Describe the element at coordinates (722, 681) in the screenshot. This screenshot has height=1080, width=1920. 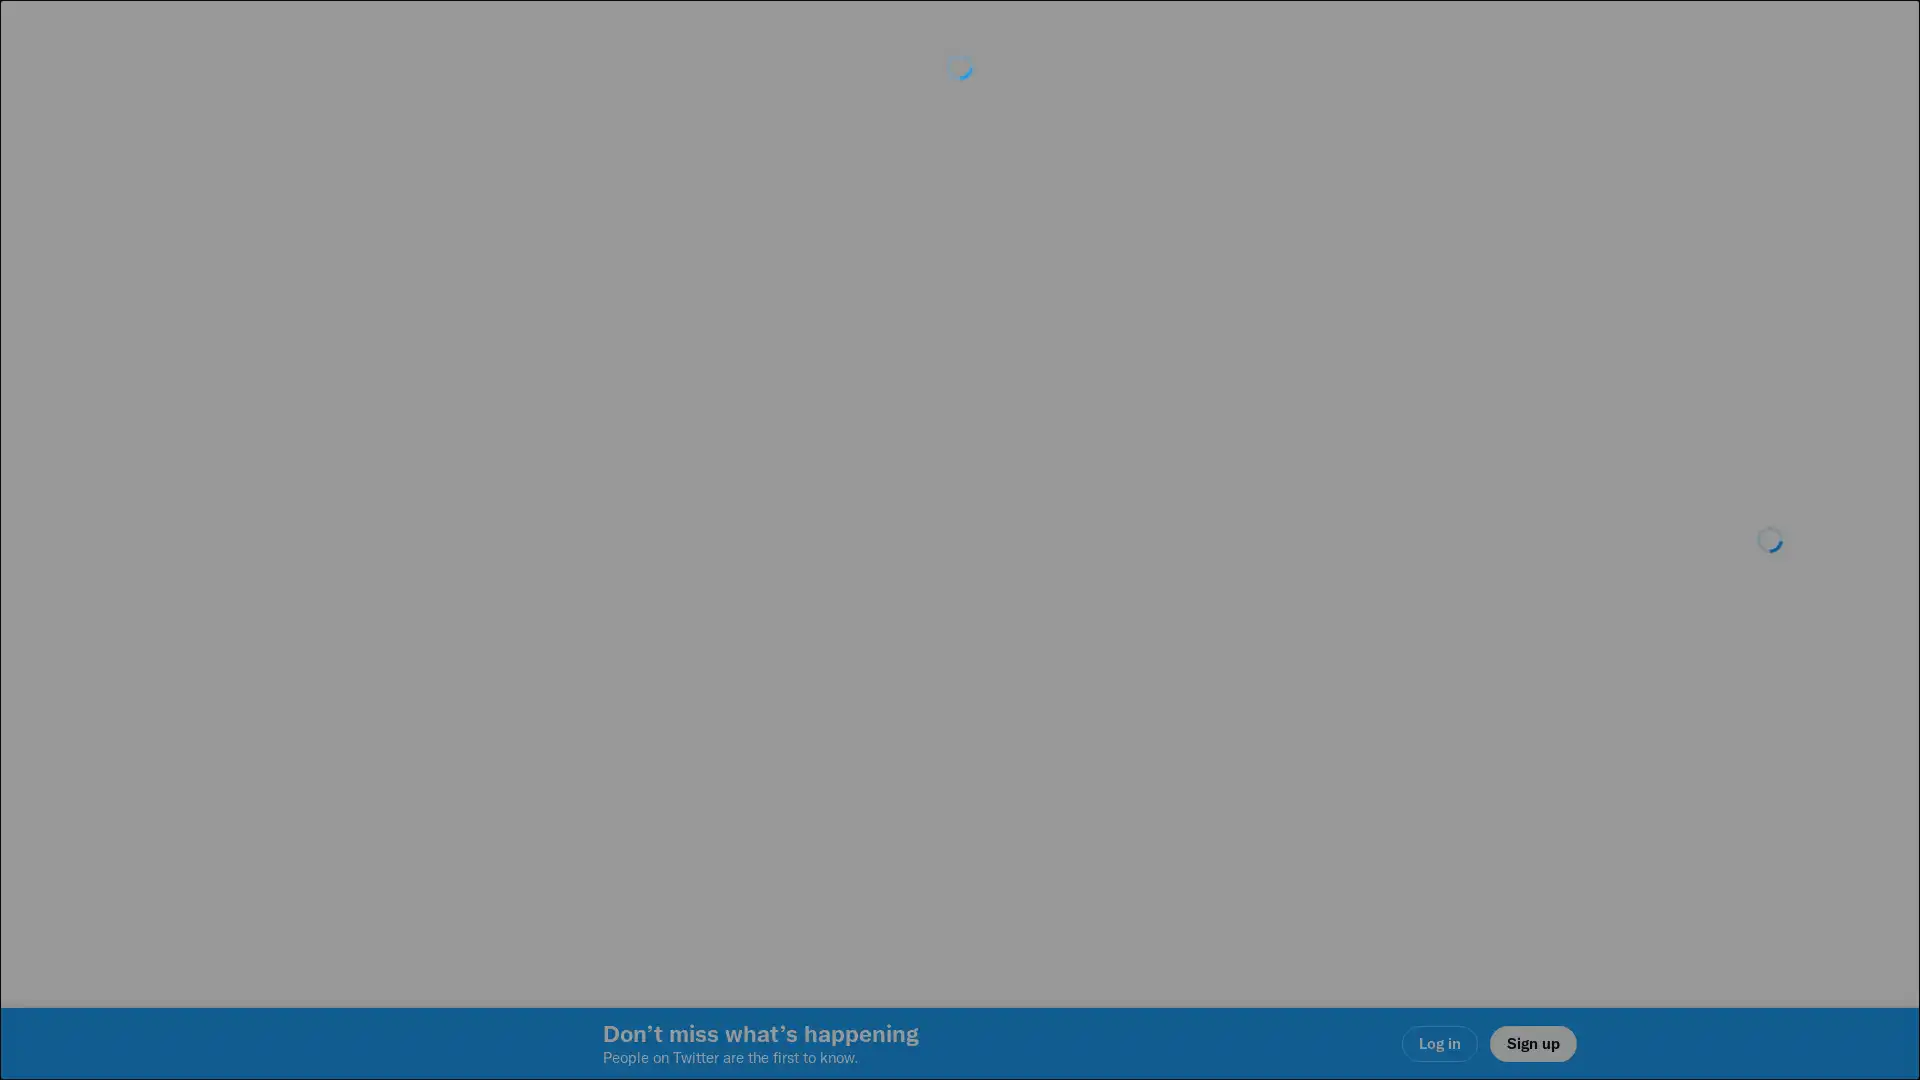
I see `Sign up` at that location.